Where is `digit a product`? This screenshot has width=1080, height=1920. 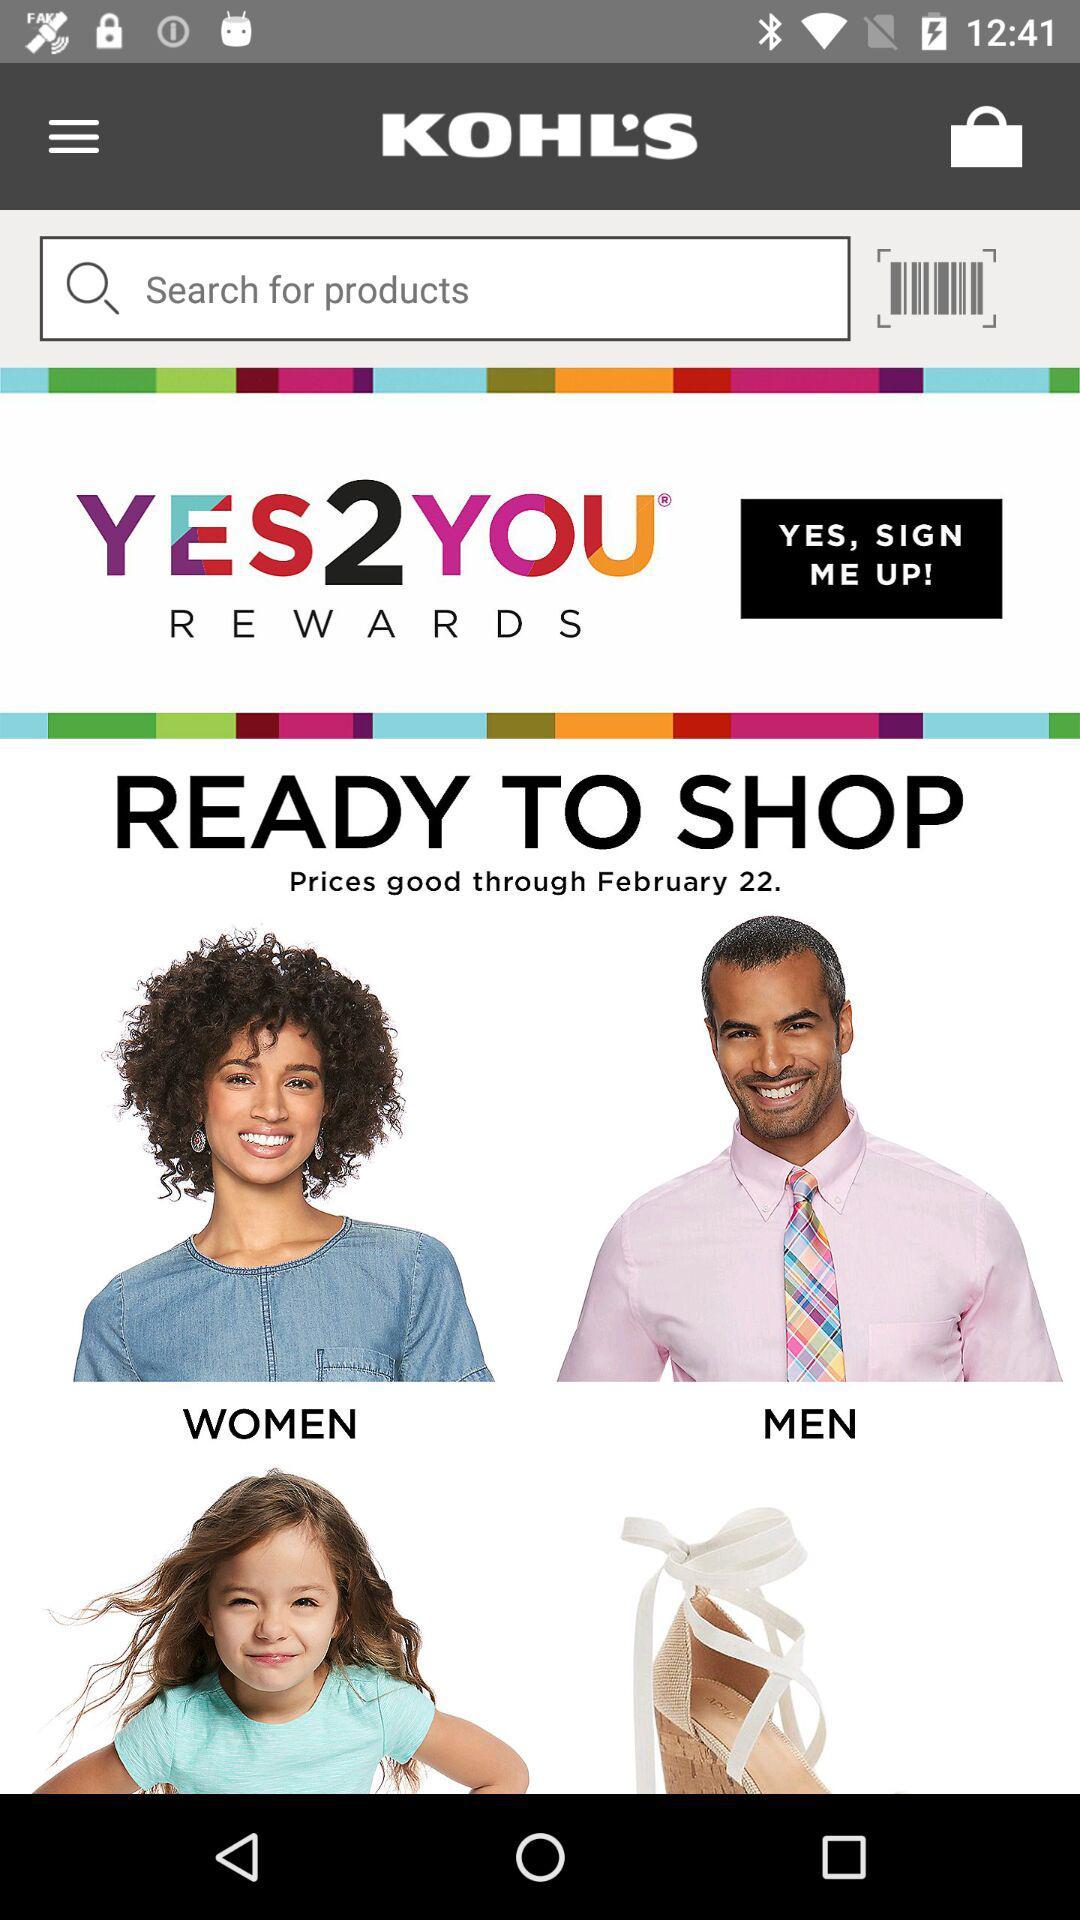
digit a product is located at coordinates (444, 287).